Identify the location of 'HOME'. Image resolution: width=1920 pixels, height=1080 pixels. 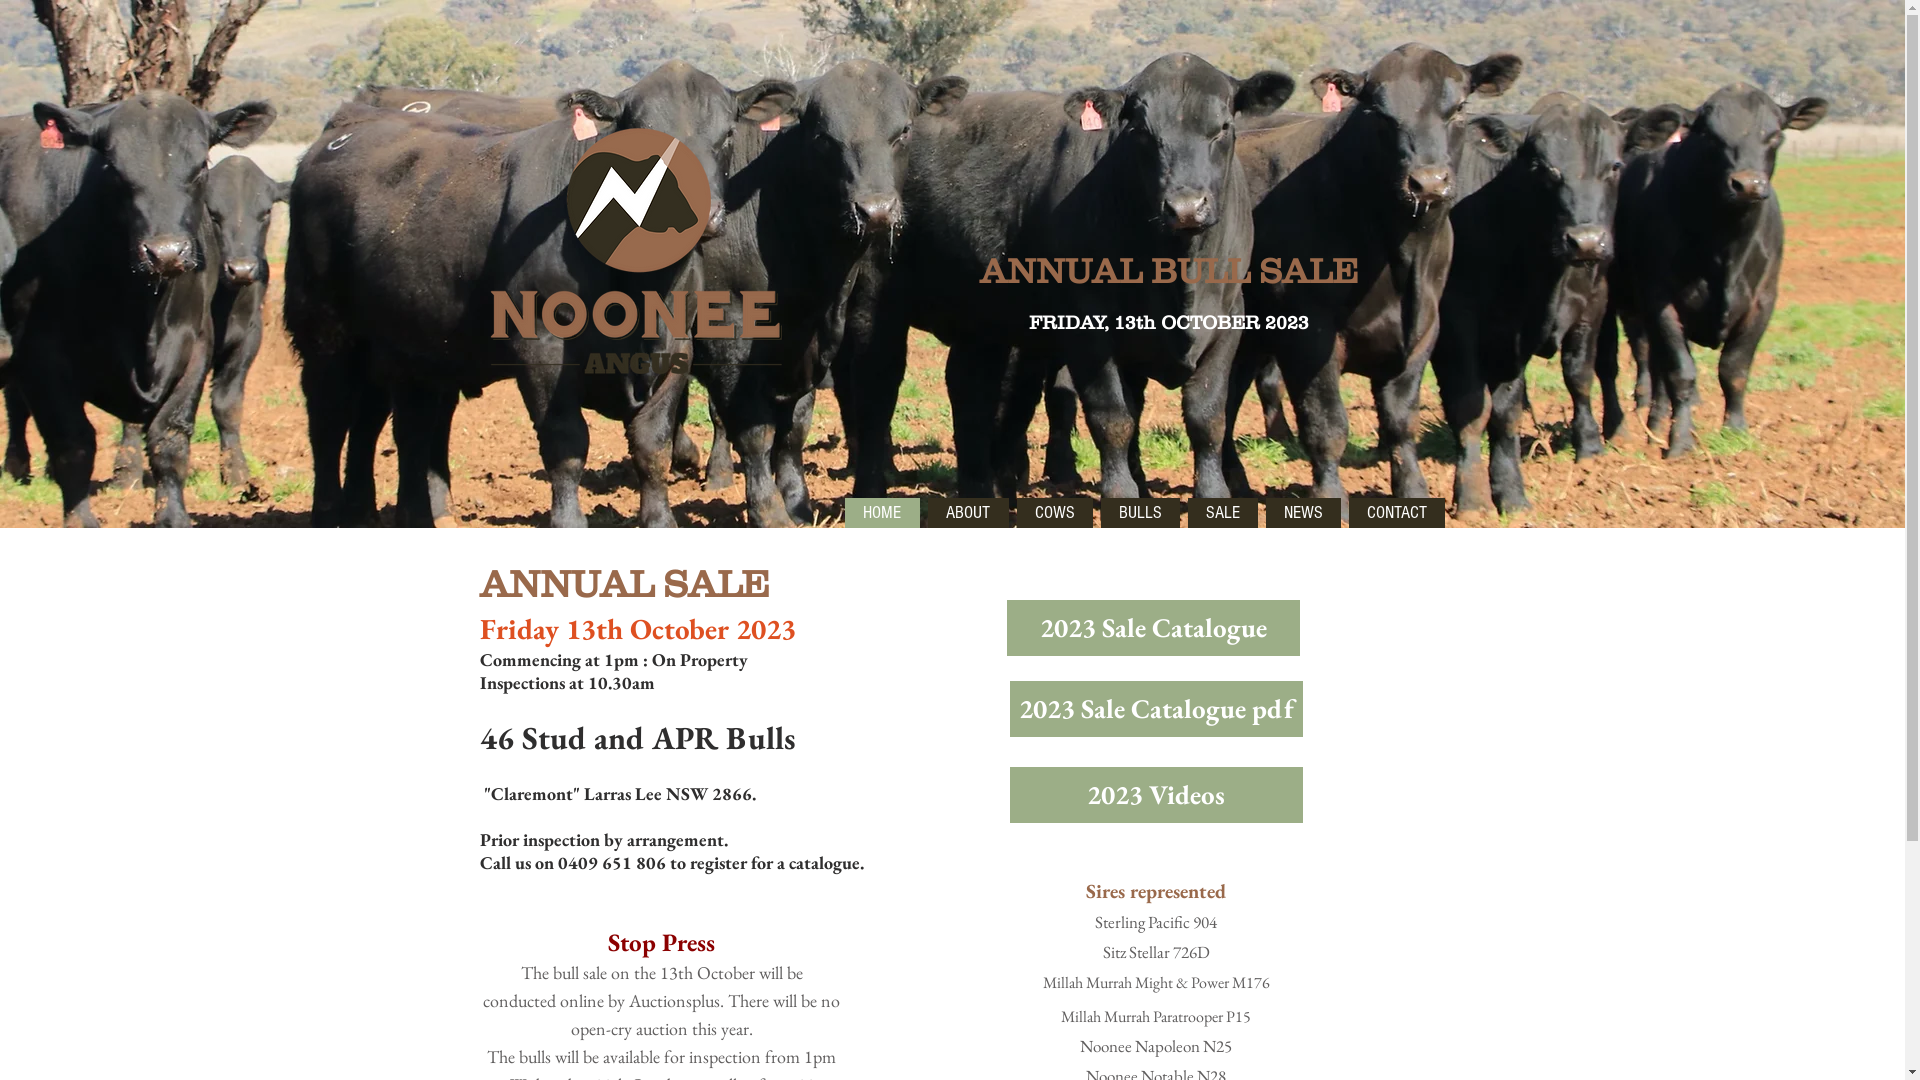
(880, 512).